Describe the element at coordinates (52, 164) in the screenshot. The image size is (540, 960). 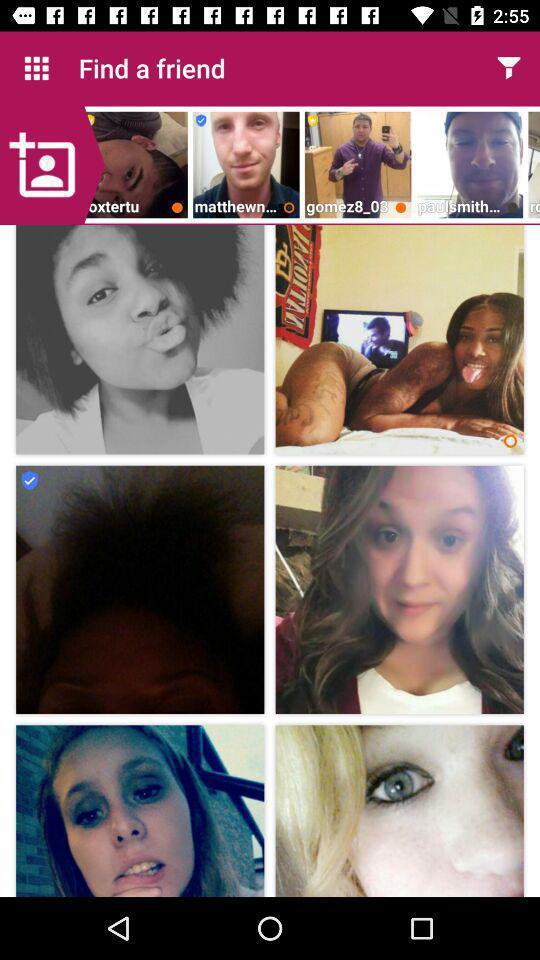
I see `friend` at that location.